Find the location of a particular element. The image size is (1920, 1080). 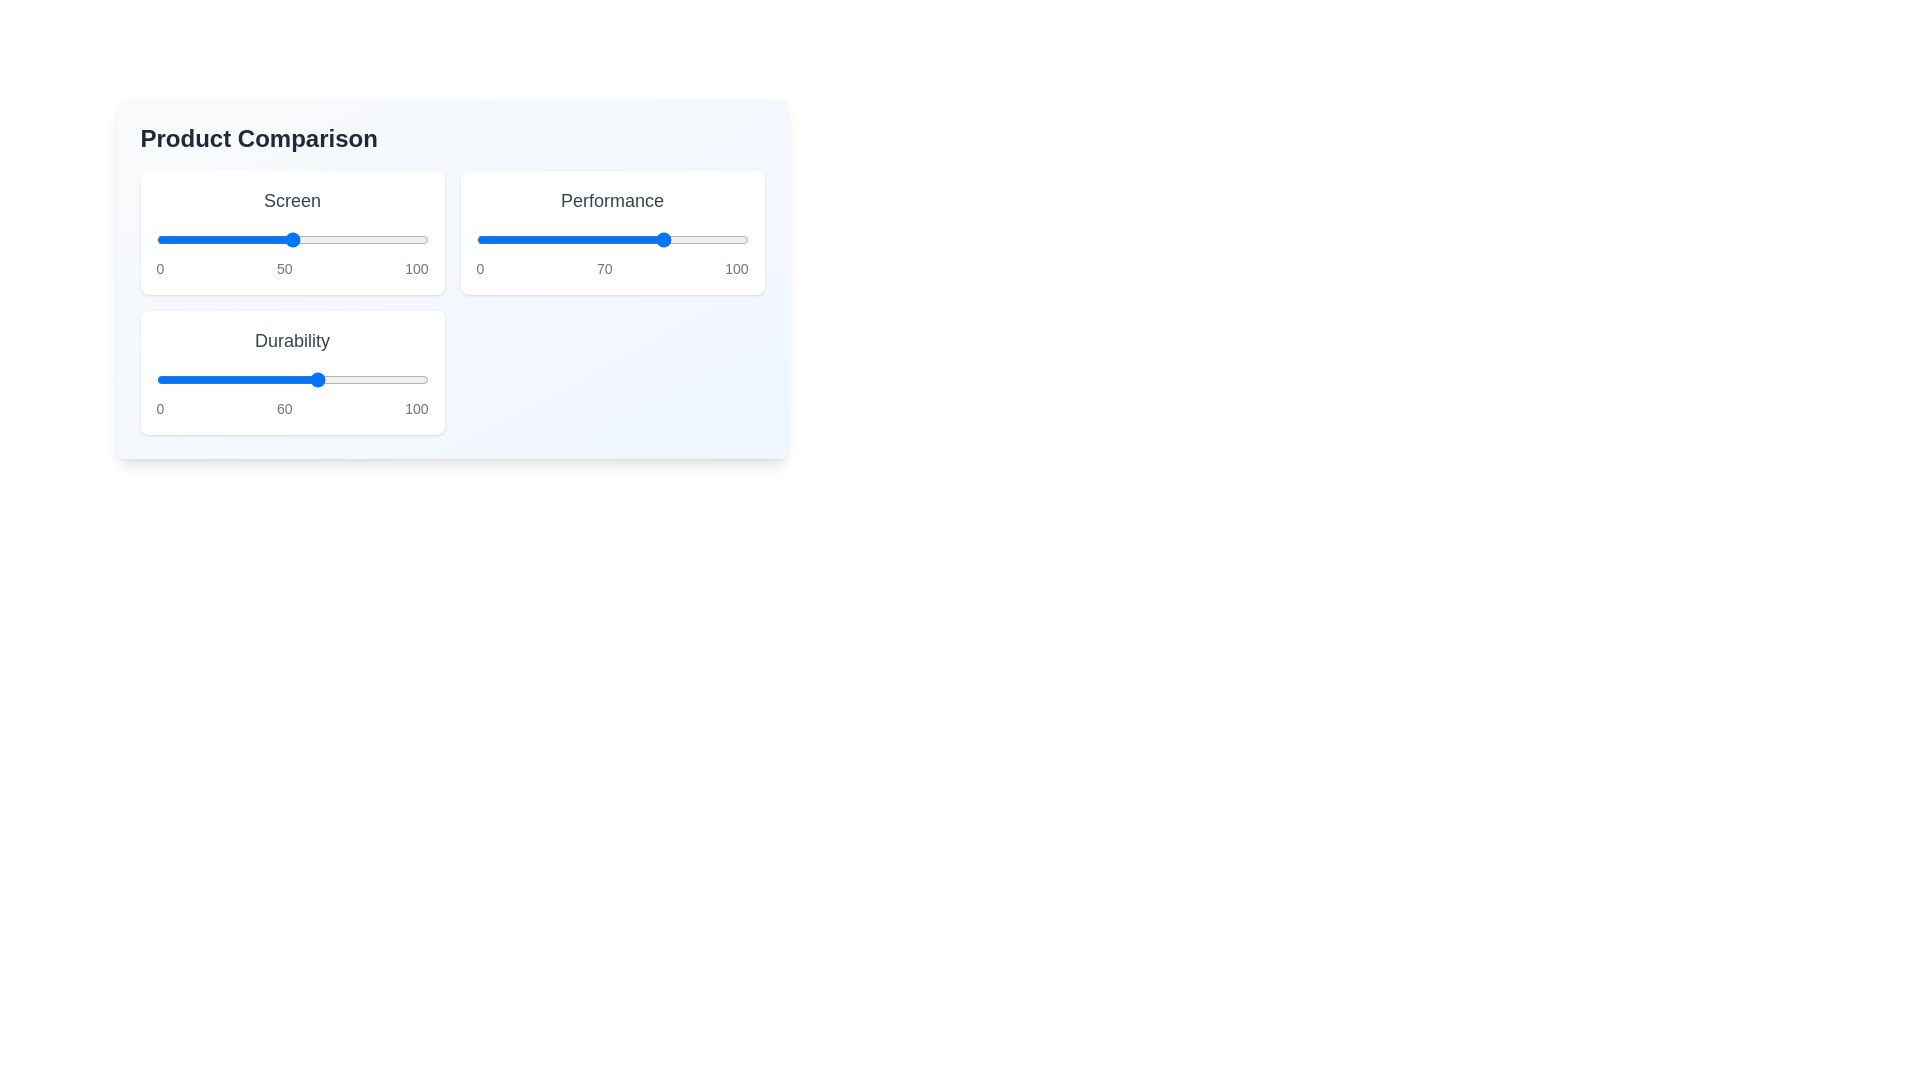

the 'Durability' slider to 19 is located at coordinates (208, 380).